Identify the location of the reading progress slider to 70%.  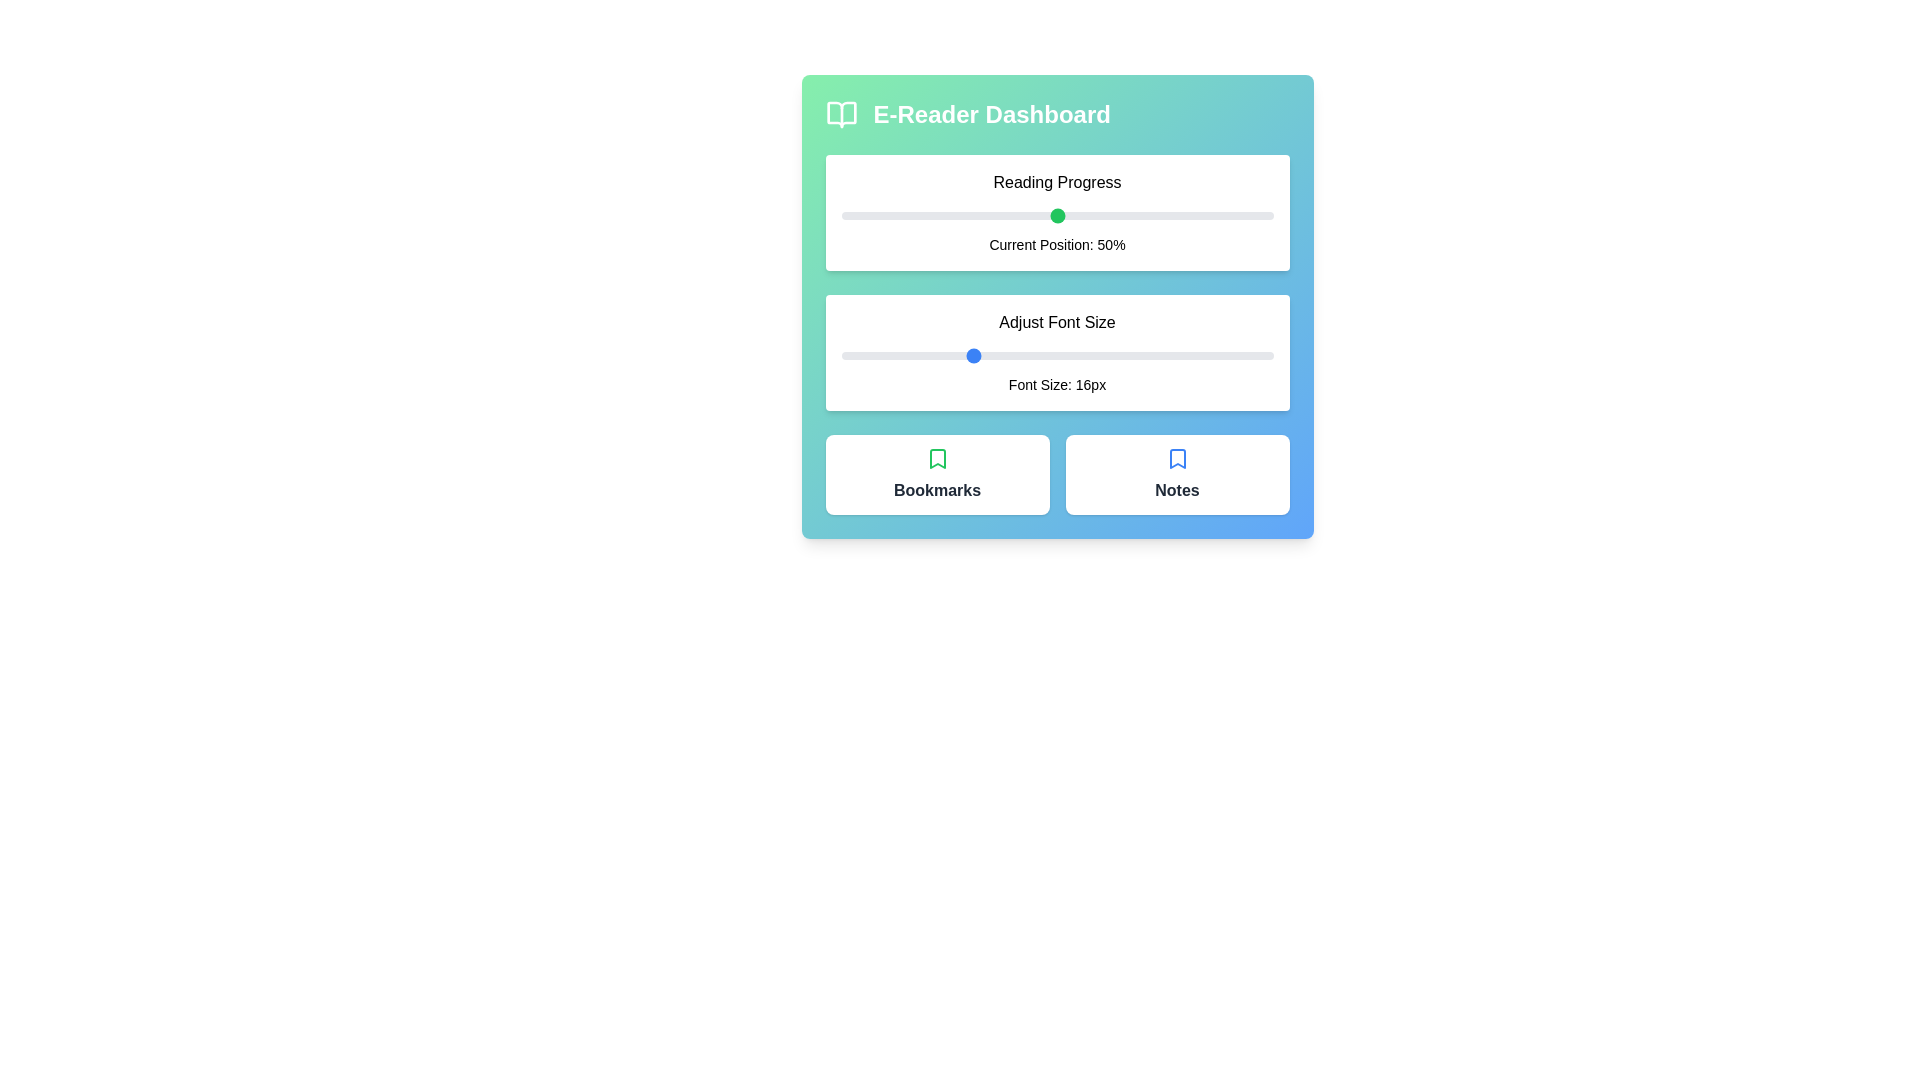
(1143, 216).